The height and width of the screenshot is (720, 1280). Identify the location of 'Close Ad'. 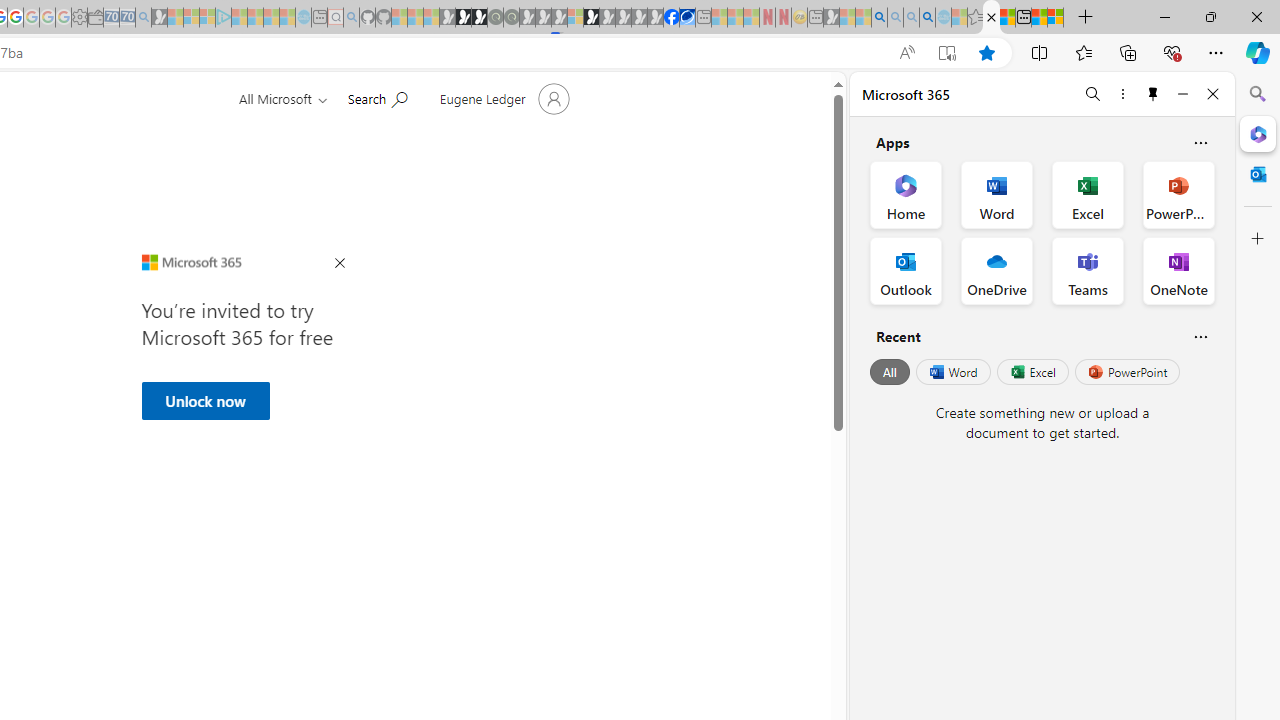
(339, 263).